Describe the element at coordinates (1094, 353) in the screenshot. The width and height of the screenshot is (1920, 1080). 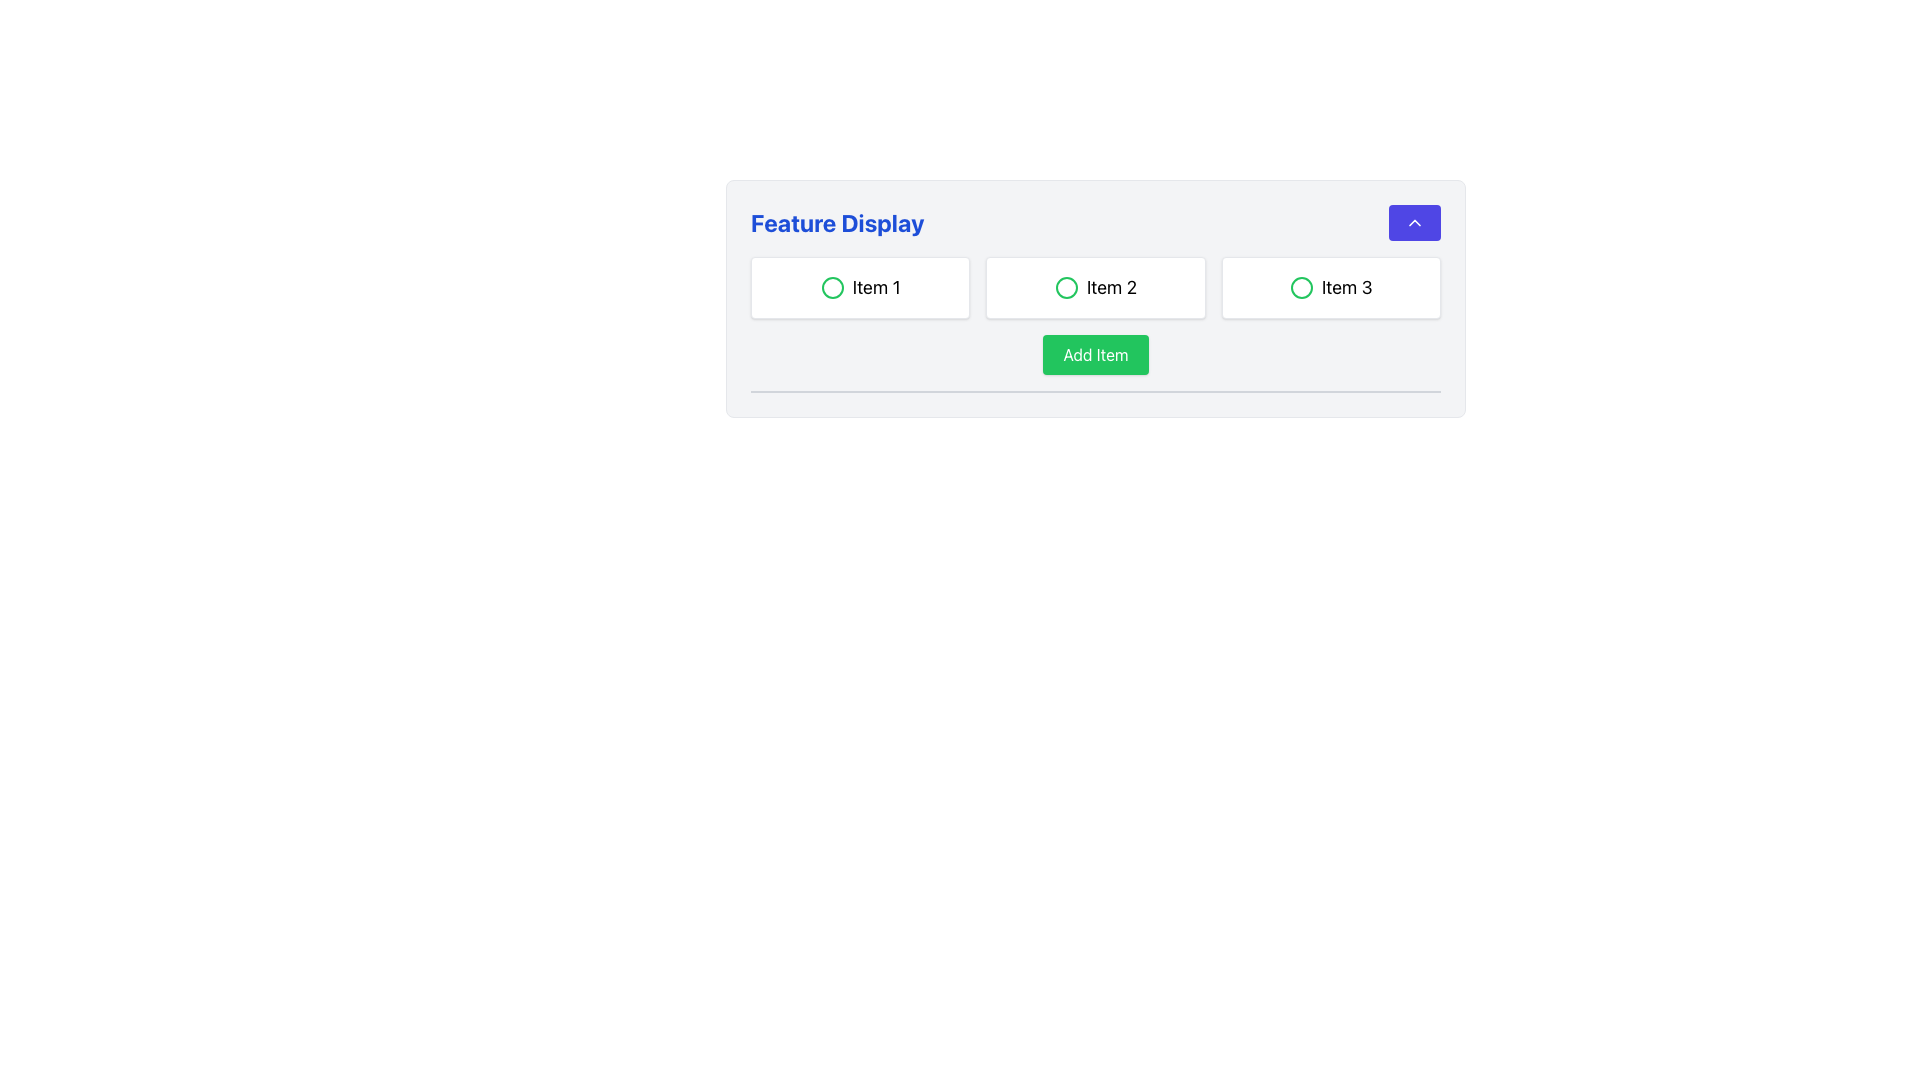
I see `keyboard navigation` at that location.